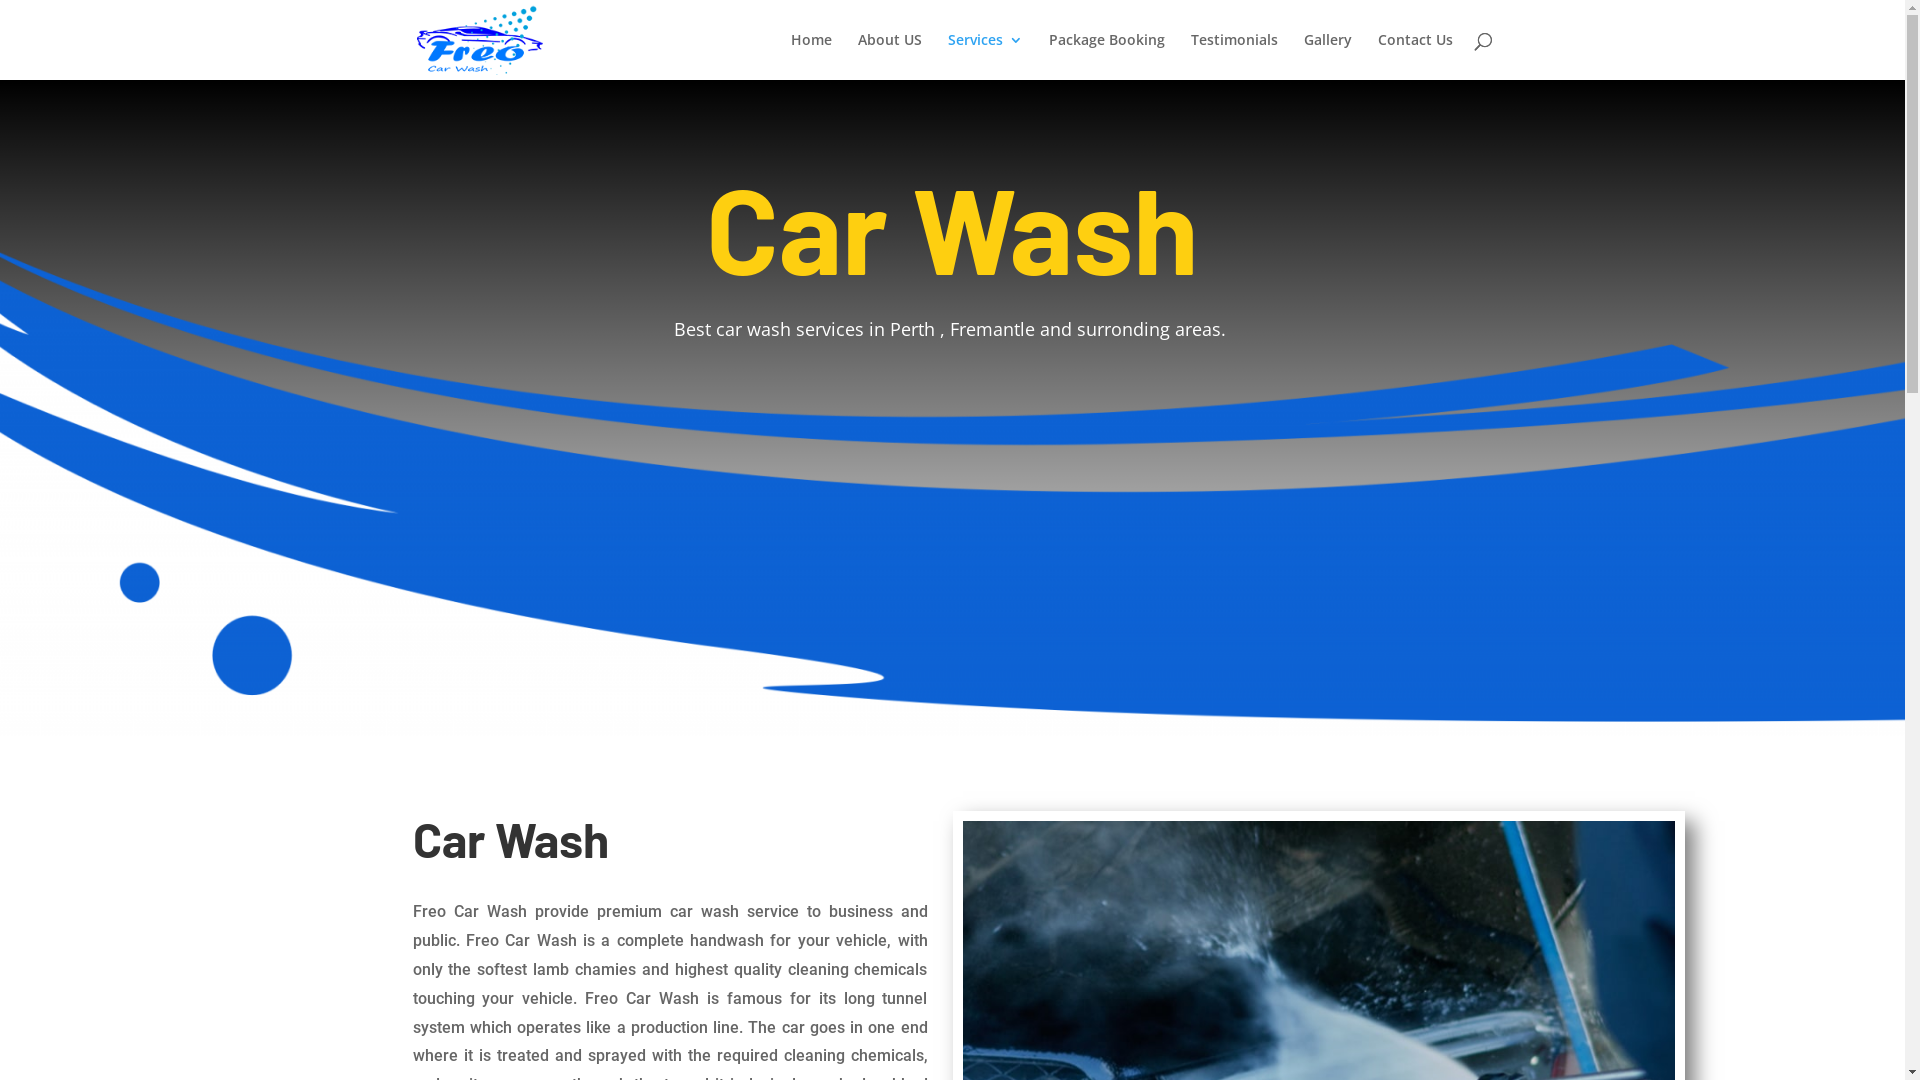 Image resolution: width=1920 pixels, height=1080 pixels. I want to click on 'Services', so click(985, 55).